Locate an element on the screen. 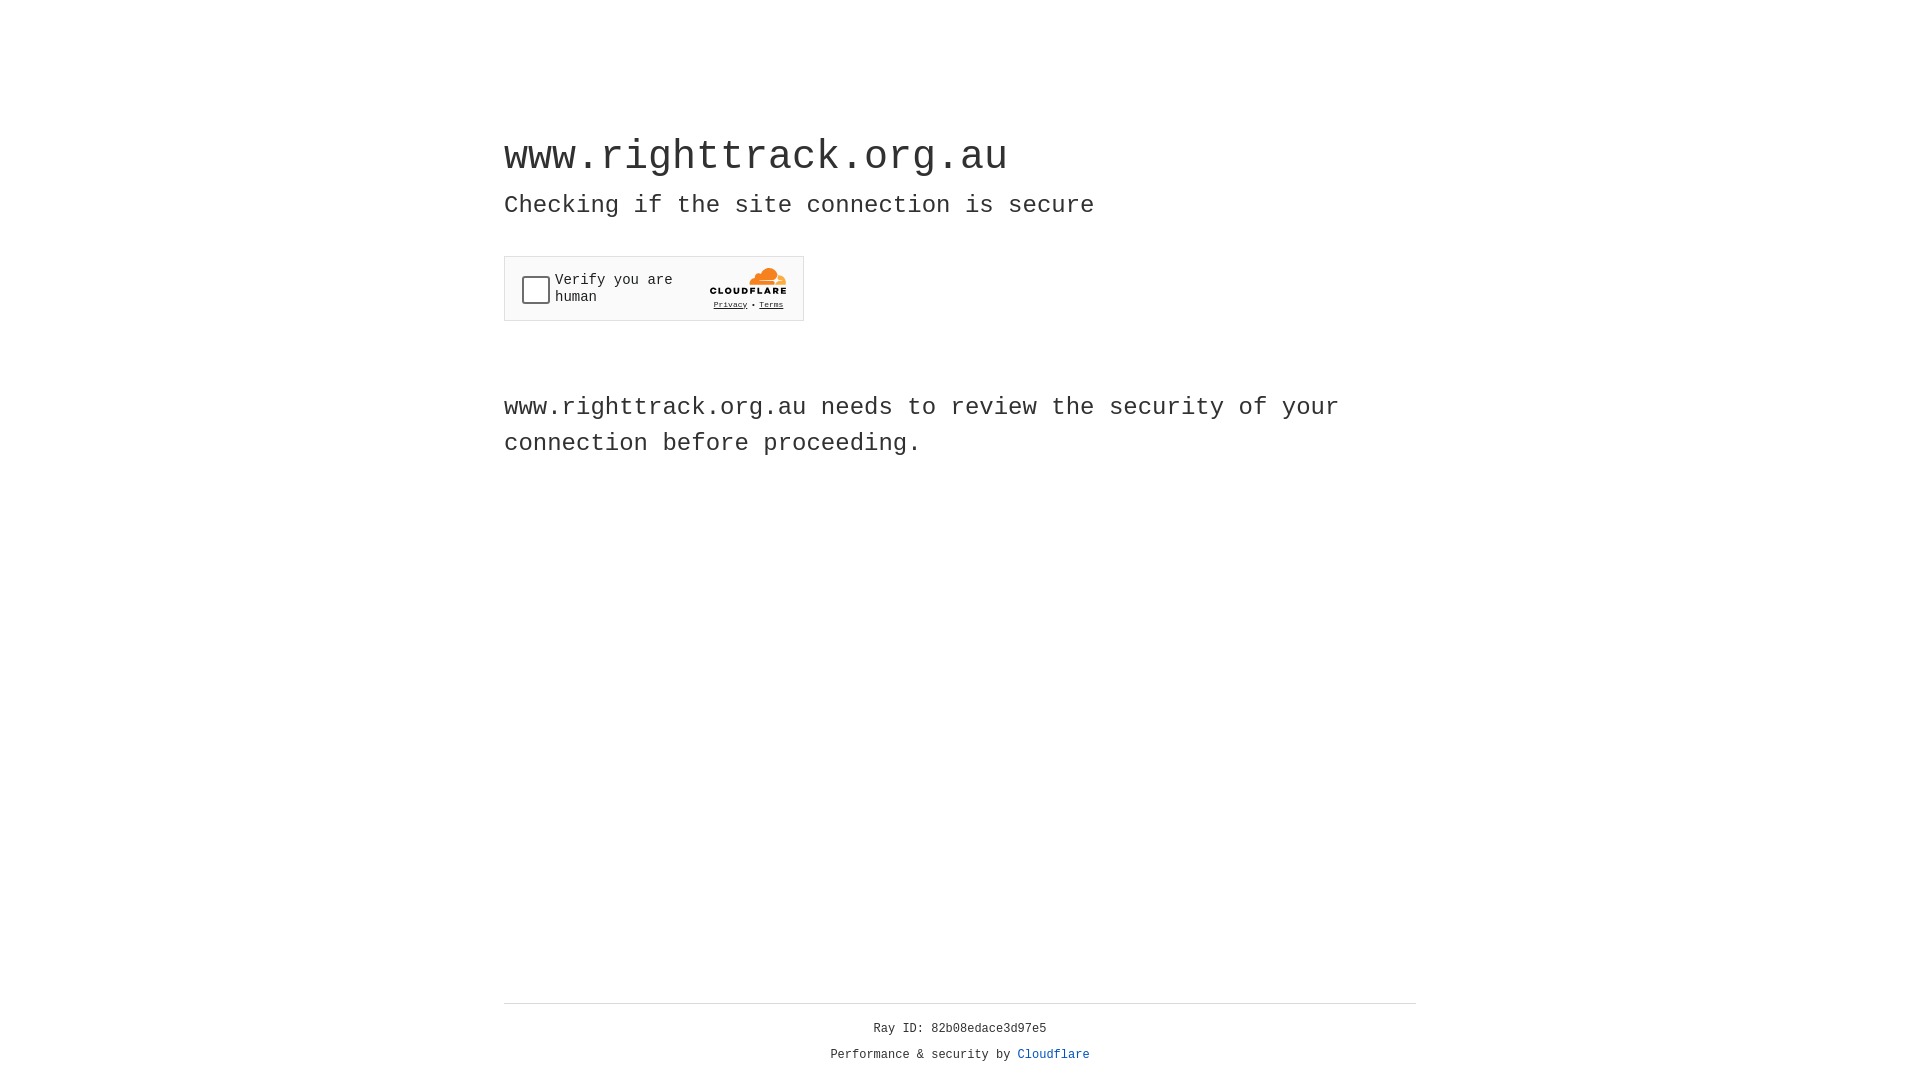  'Widget containing a Cloudflare security challenge' is located at coordinates (653, 288).